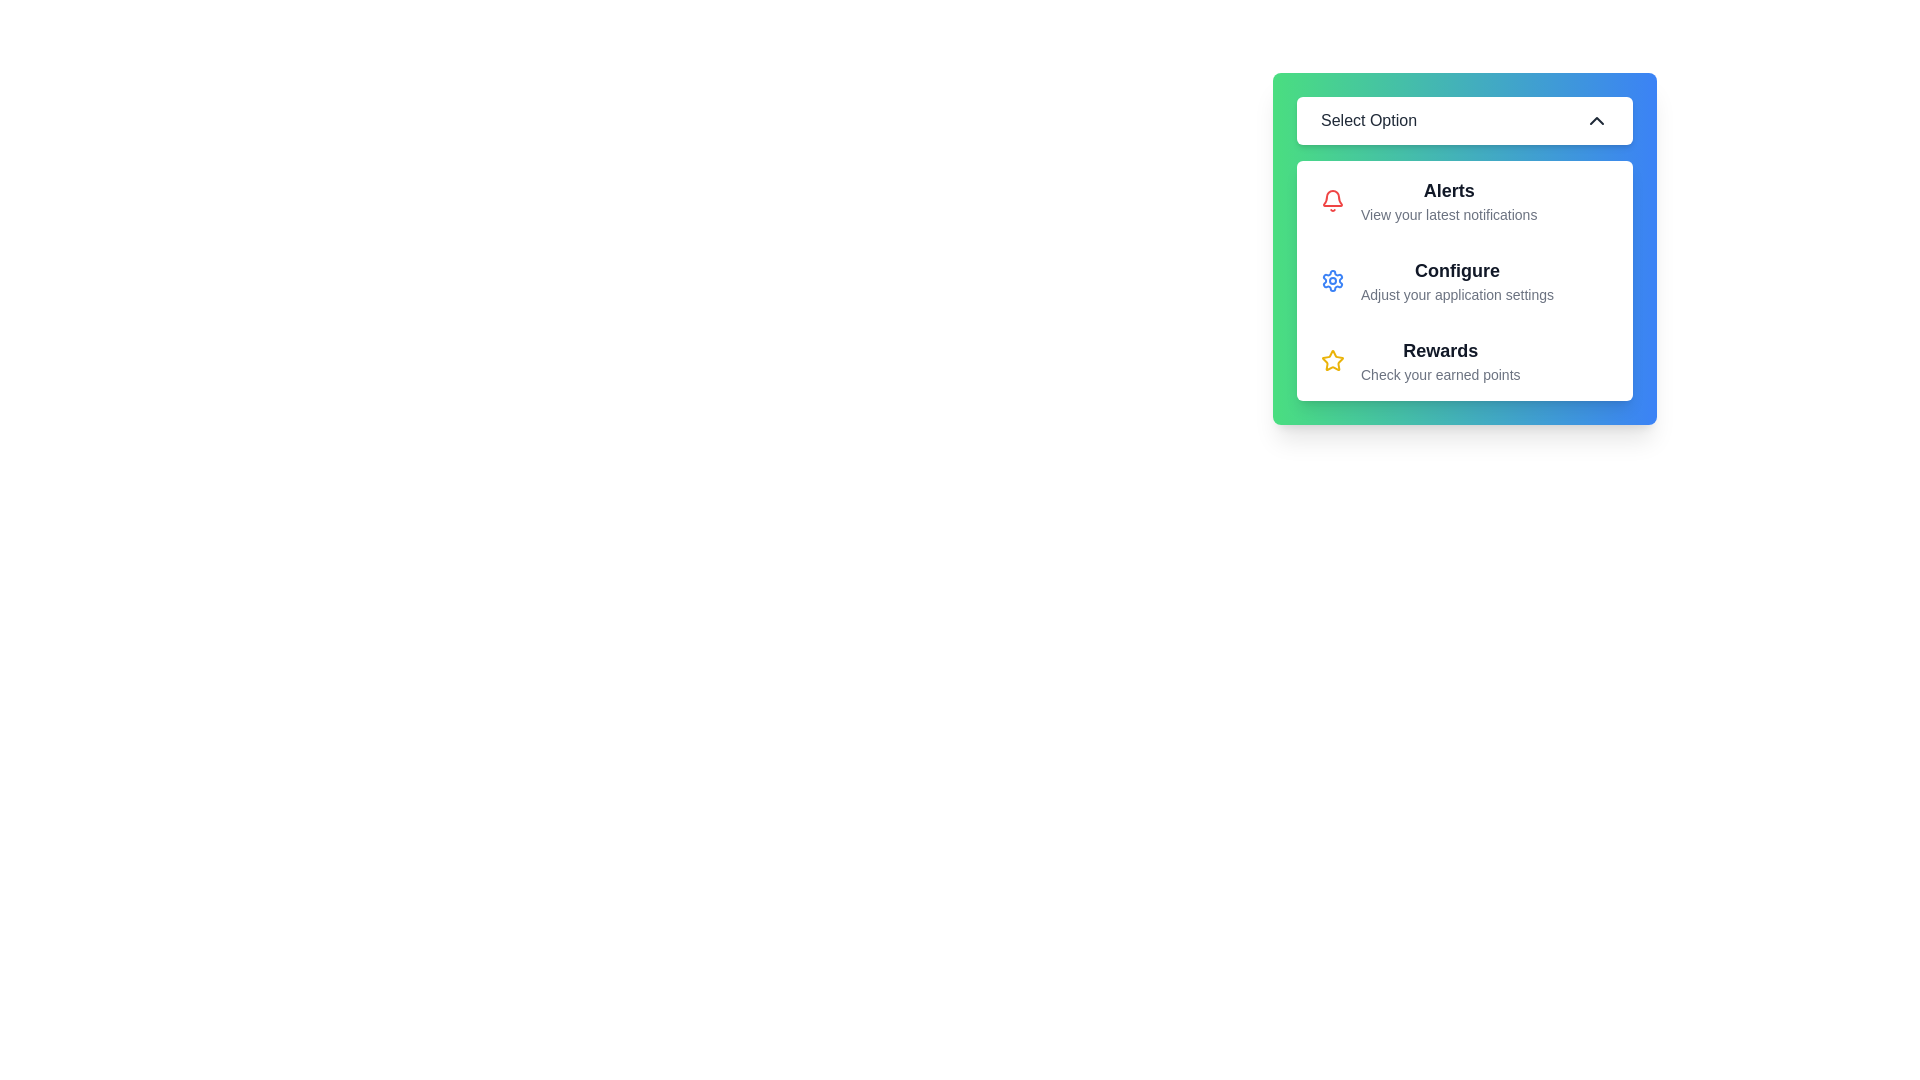  I want to click on the text label that serves as a placeholder inside the dropdown list, which describes the purpose or current state of the dropdown, so click(1367, 120).